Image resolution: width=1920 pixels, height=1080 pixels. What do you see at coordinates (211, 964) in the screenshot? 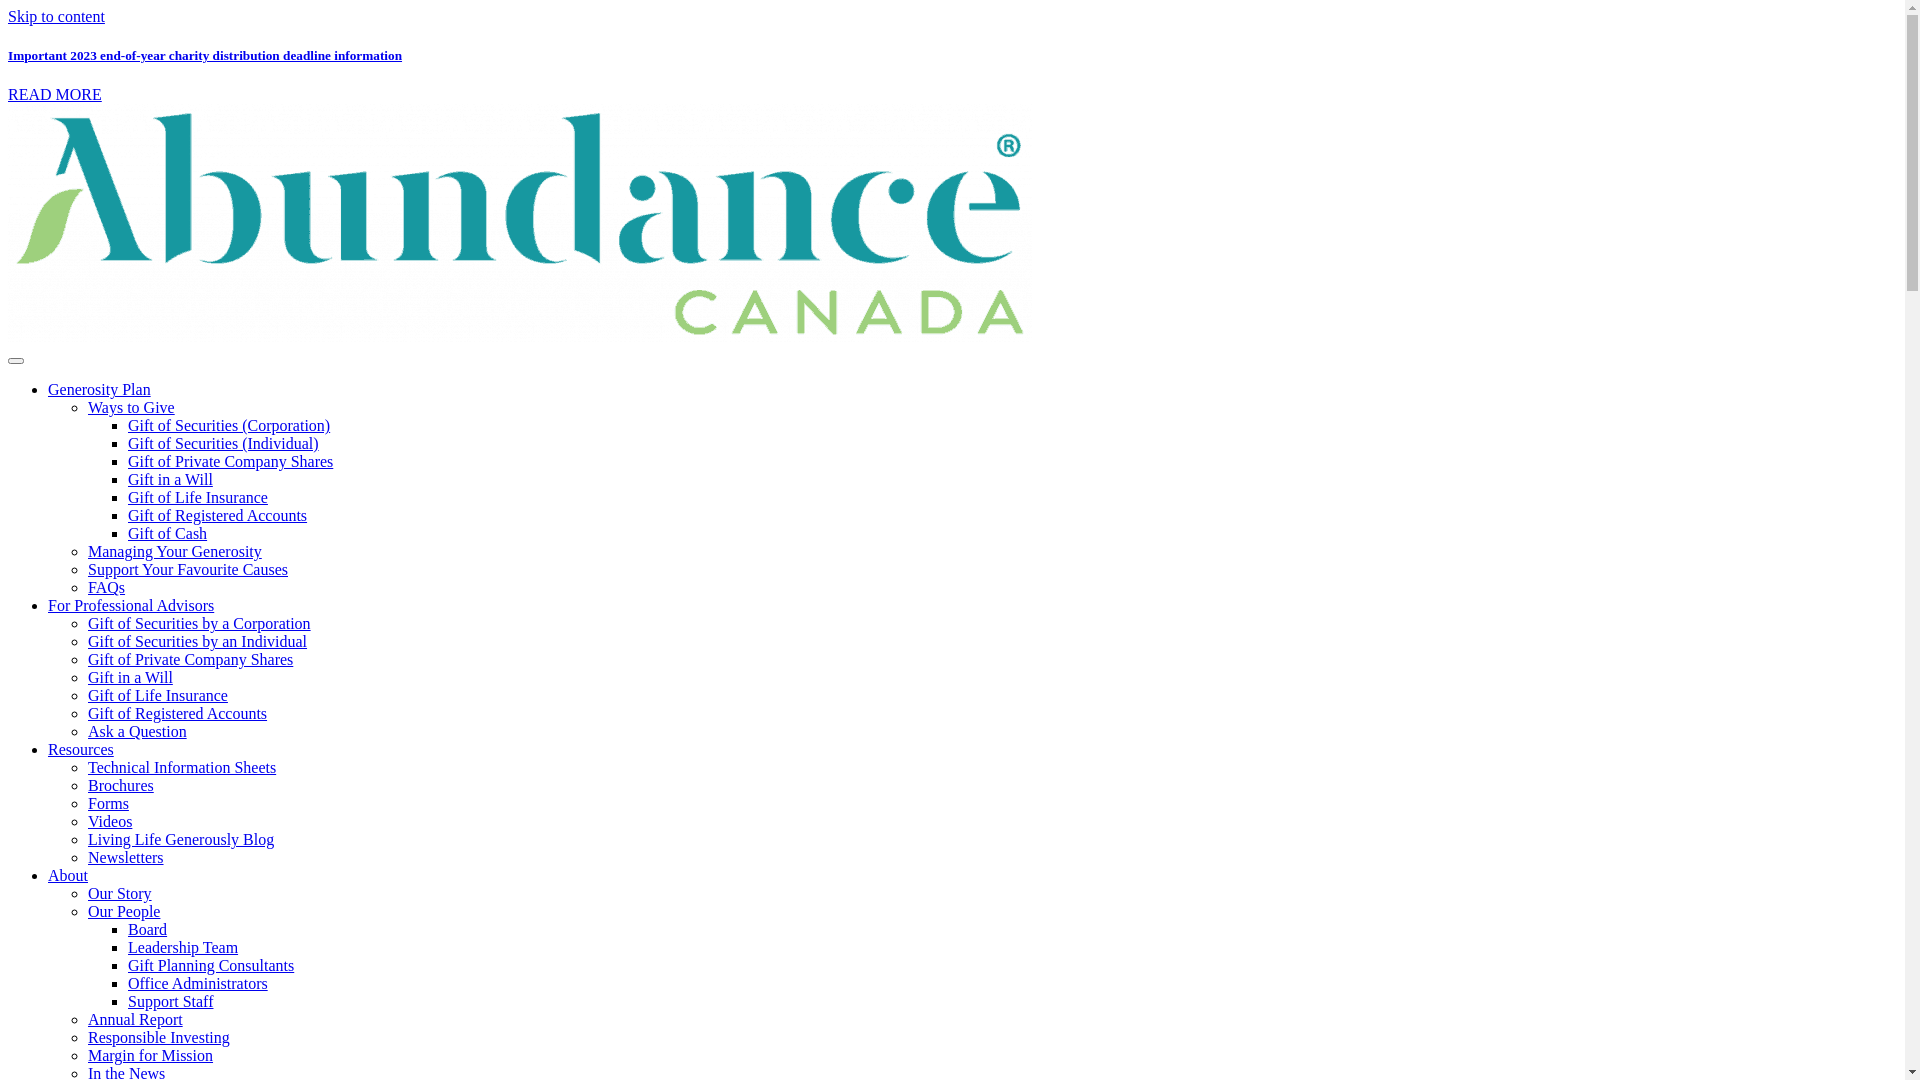
I see `'Gift Planning Consultants'` at bounding box center [211, 964].